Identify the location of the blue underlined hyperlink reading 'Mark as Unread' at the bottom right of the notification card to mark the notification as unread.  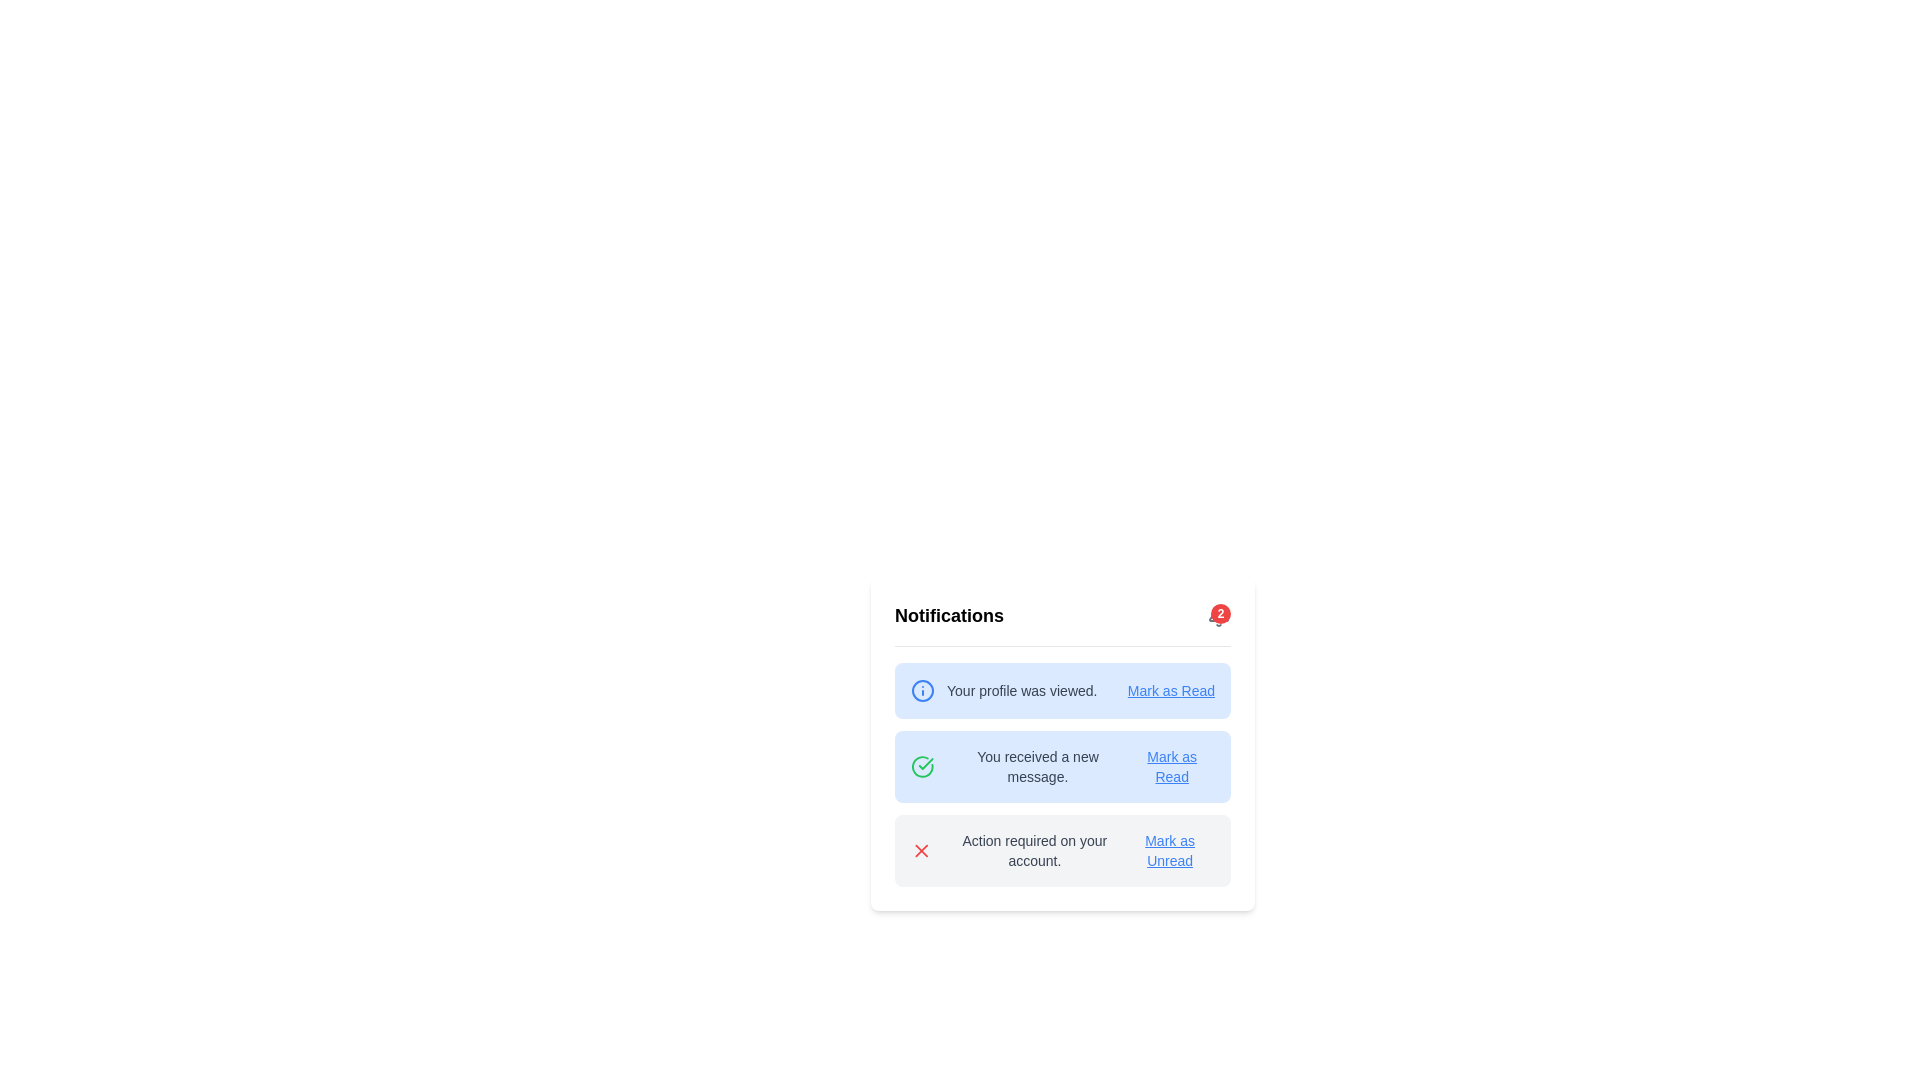
(1170, 851).